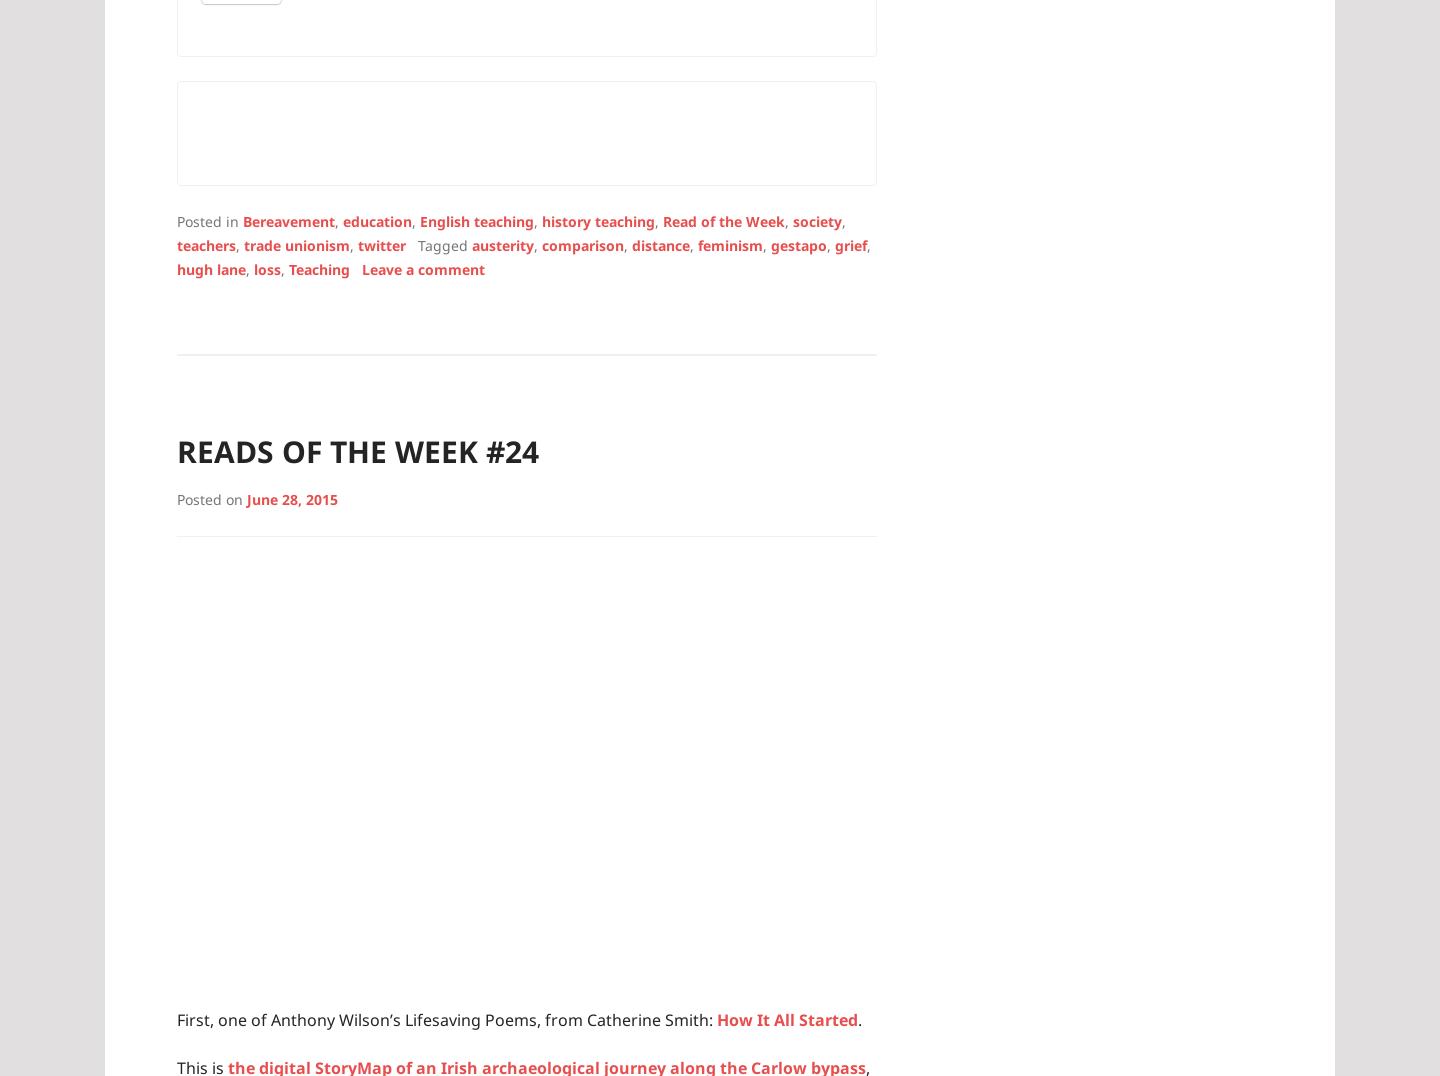 This screenshot has height=1076, width=1440. What do you see at coordinates (291, 498) in the screenshot?
I see `'June 28, 2015'` at bounding box center [291, 498].